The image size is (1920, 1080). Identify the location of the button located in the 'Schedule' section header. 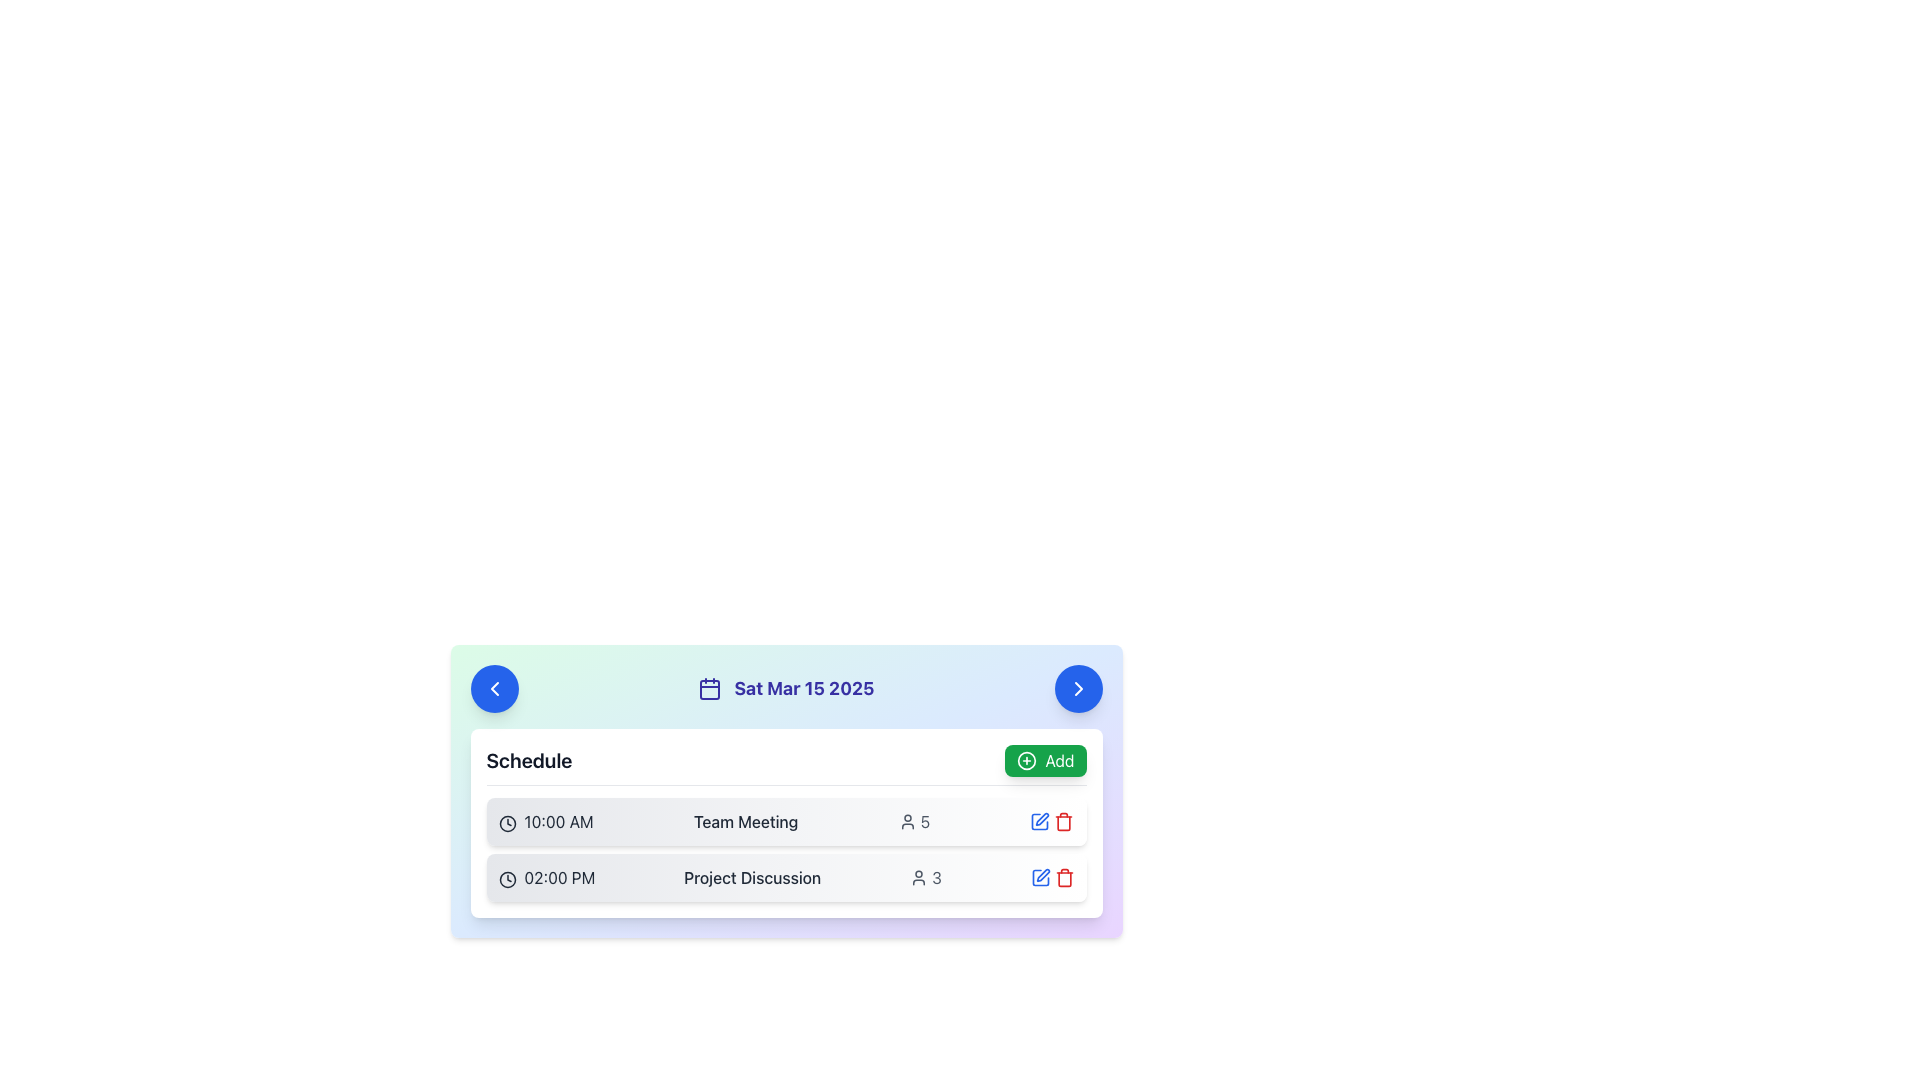
(1045, 760).